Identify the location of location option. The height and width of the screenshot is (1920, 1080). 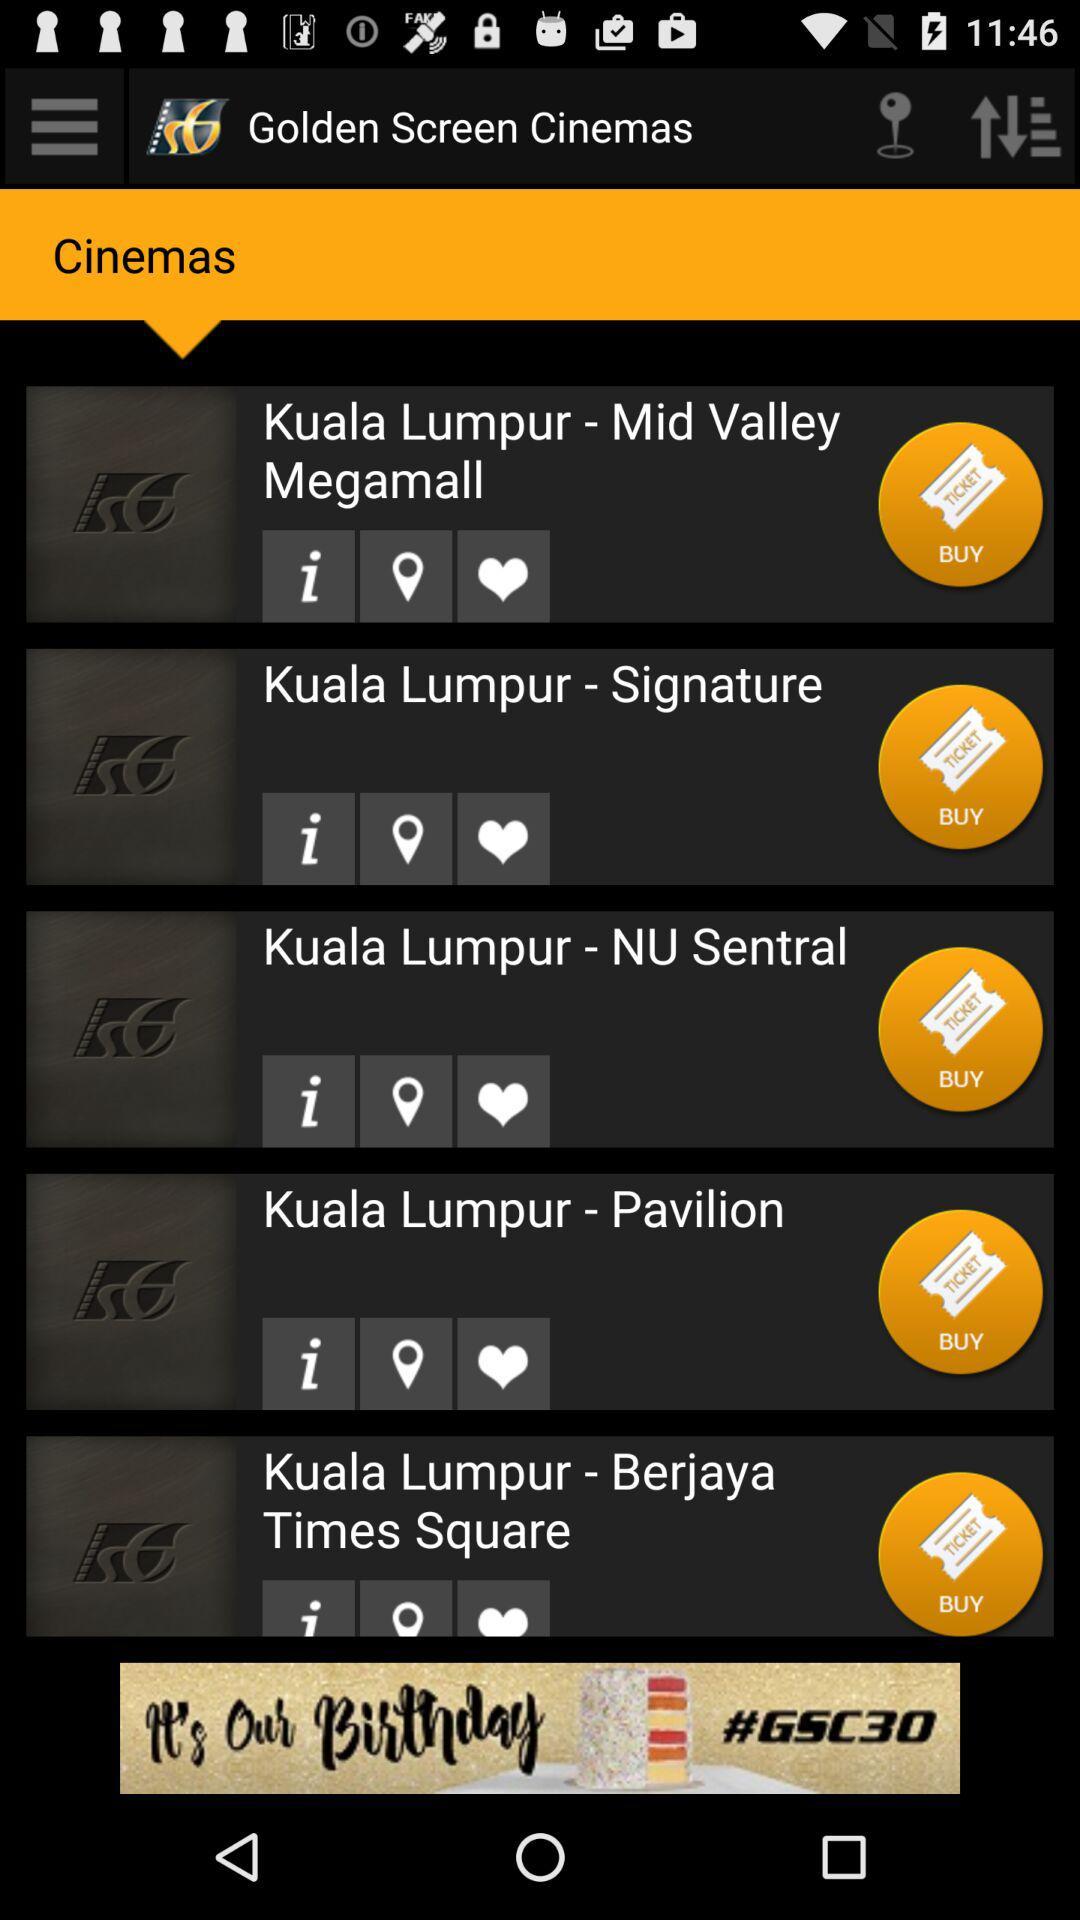
(405, 1100).